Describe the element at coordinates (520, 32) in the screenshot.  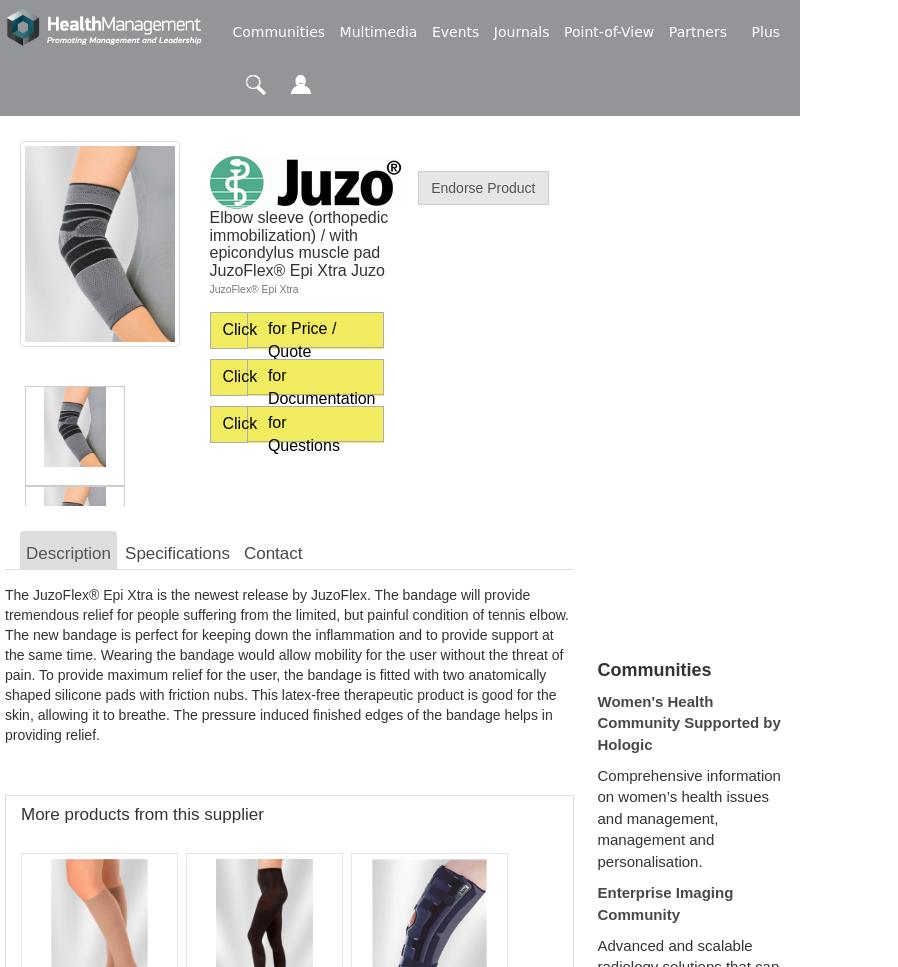
I see `'Journals'` at that location.